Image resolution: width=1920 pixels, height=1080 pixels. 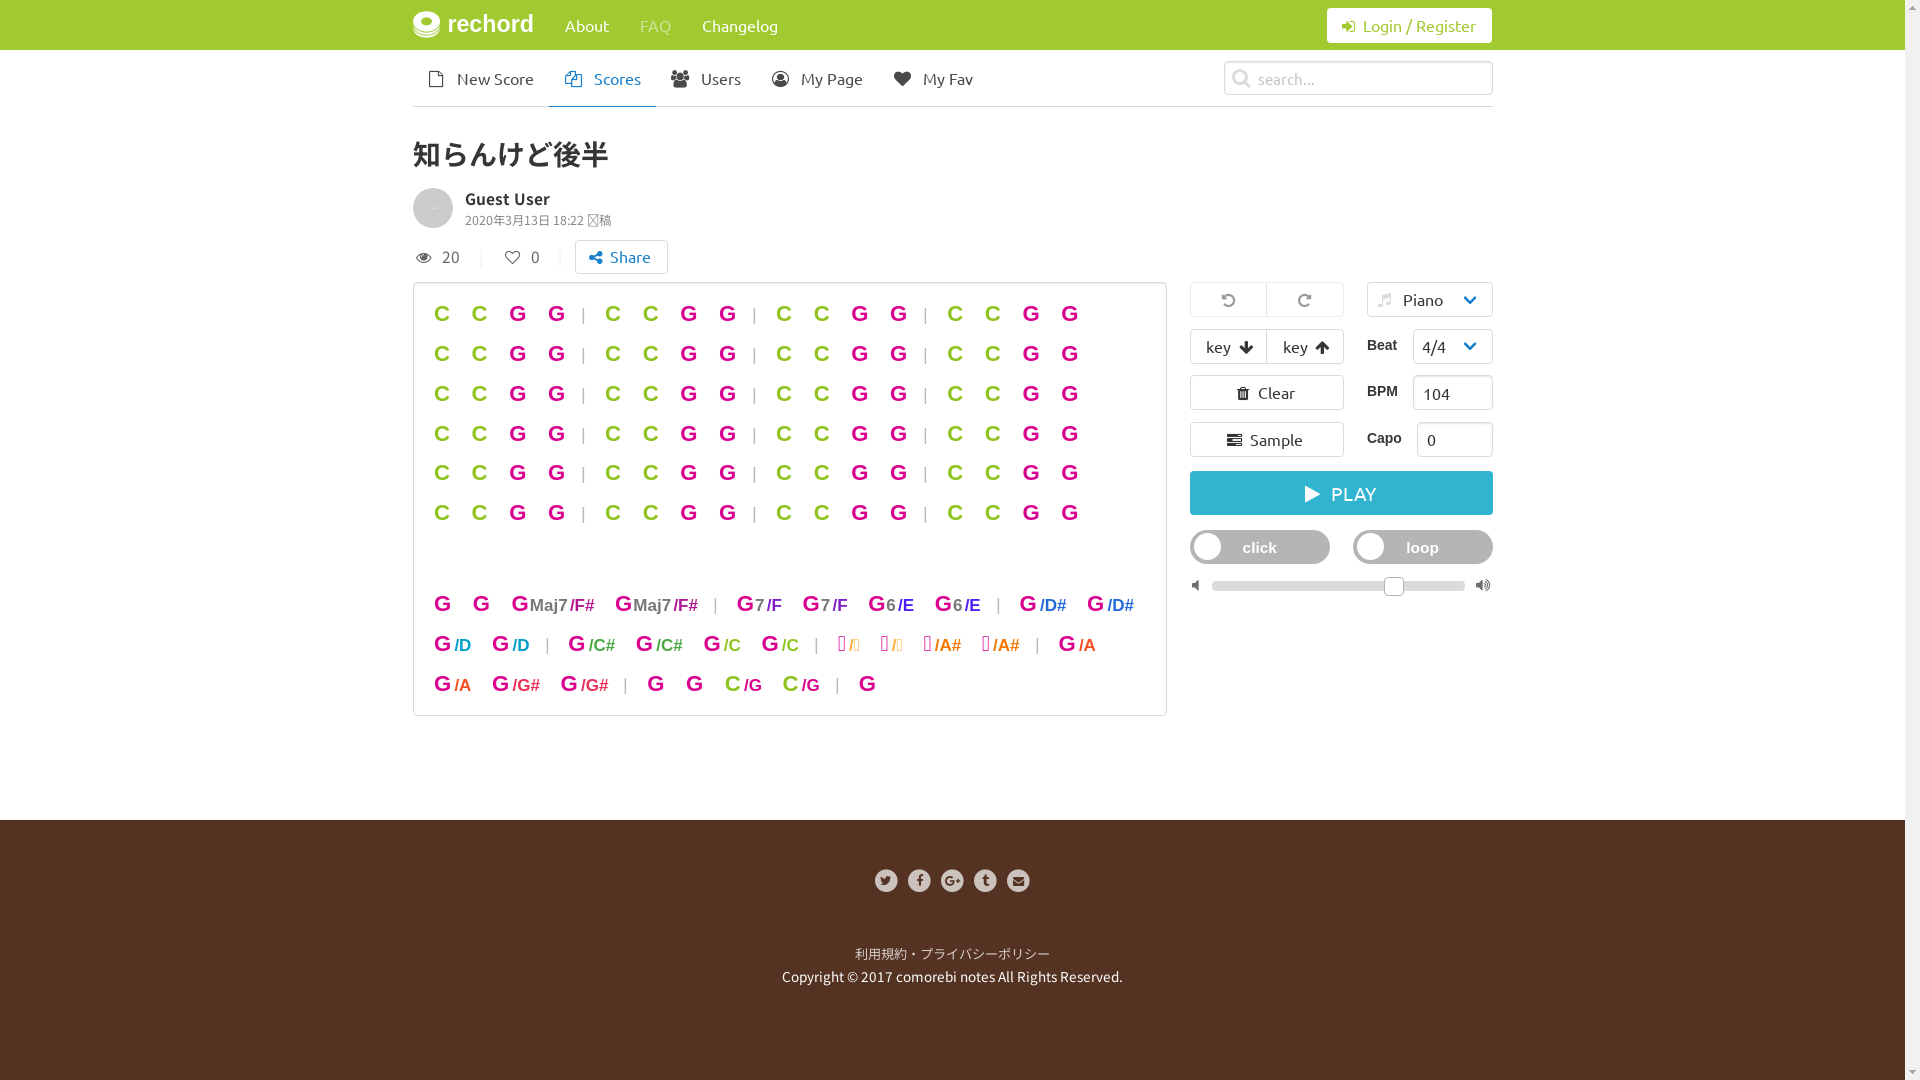 I want to click on 'Clear', so click(x=1266, y=392).